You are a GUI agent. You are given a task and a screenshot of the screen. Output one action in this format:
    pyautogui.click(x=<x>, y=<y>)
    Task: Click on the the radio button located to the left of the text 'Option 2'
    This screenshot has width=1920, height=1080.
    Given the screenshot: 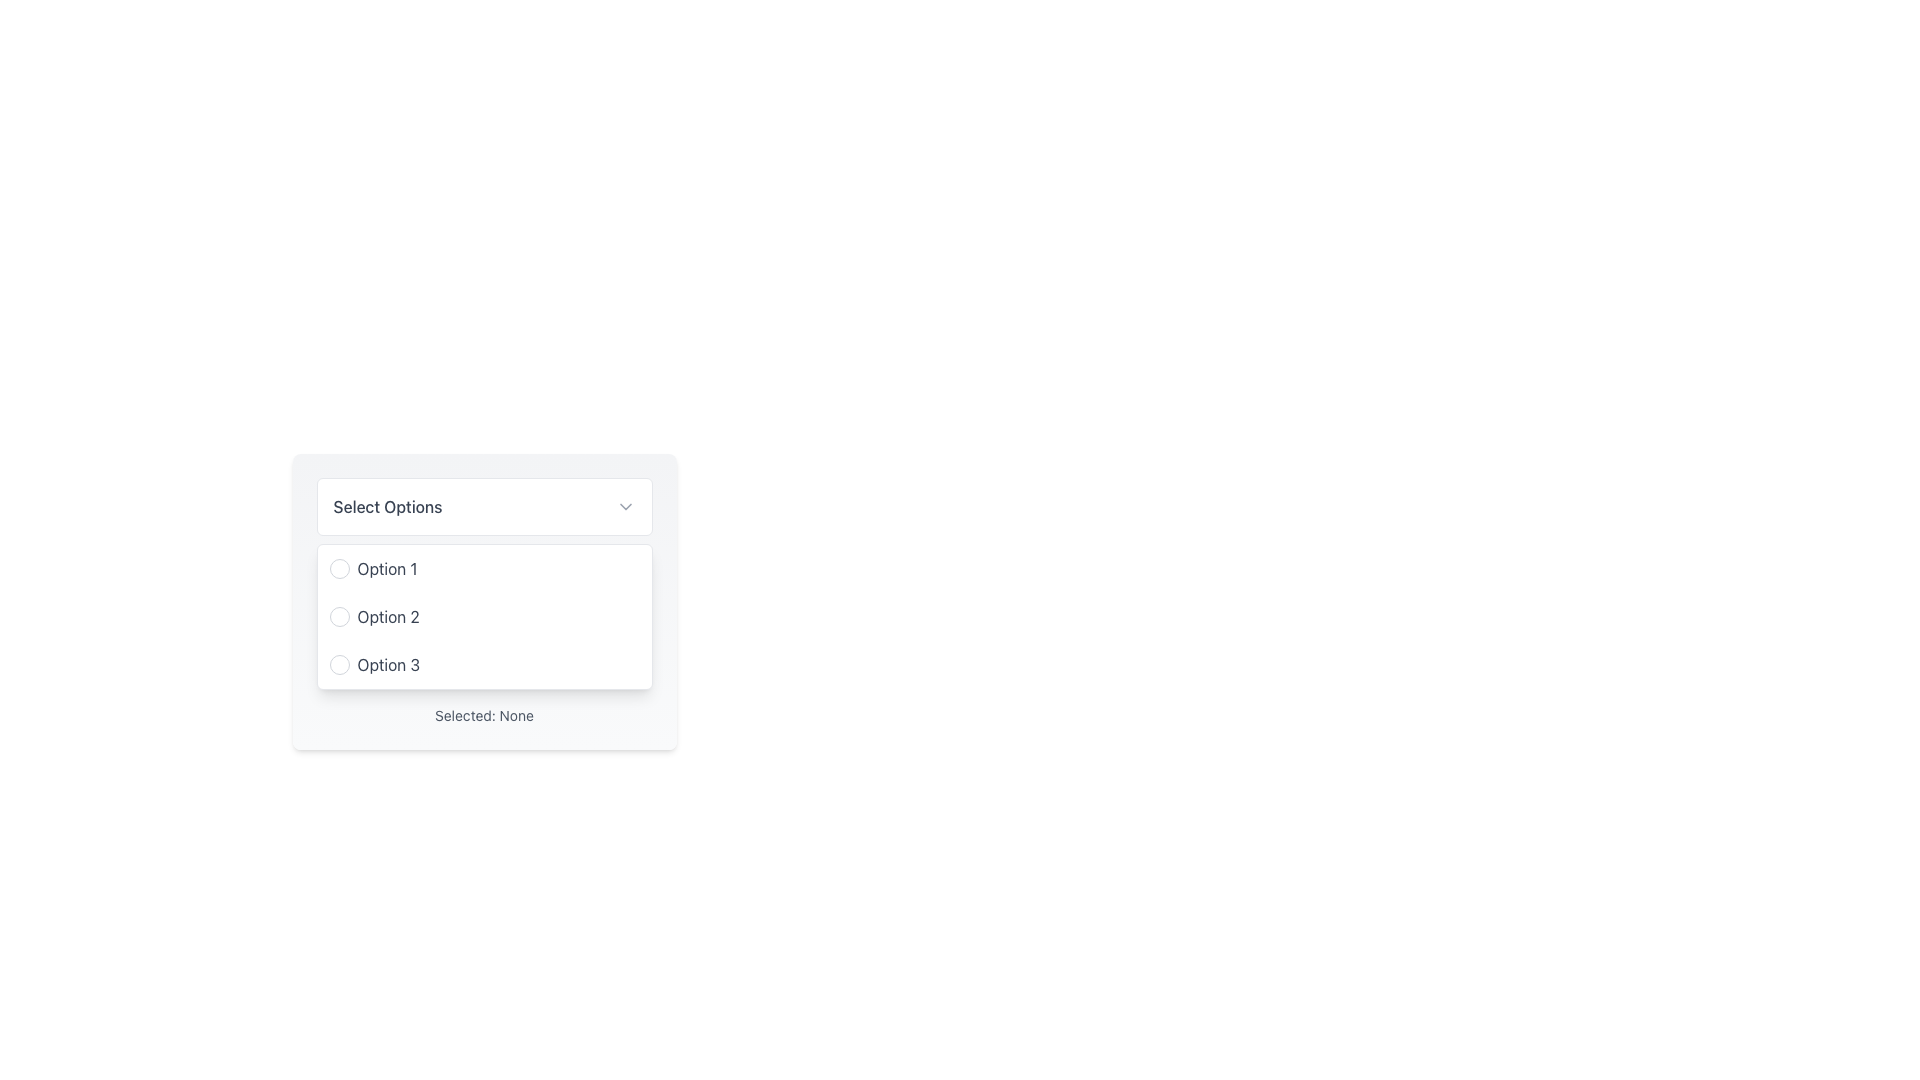 What is the action you would take?
    pyautogui.click(x=339, y=616)
    